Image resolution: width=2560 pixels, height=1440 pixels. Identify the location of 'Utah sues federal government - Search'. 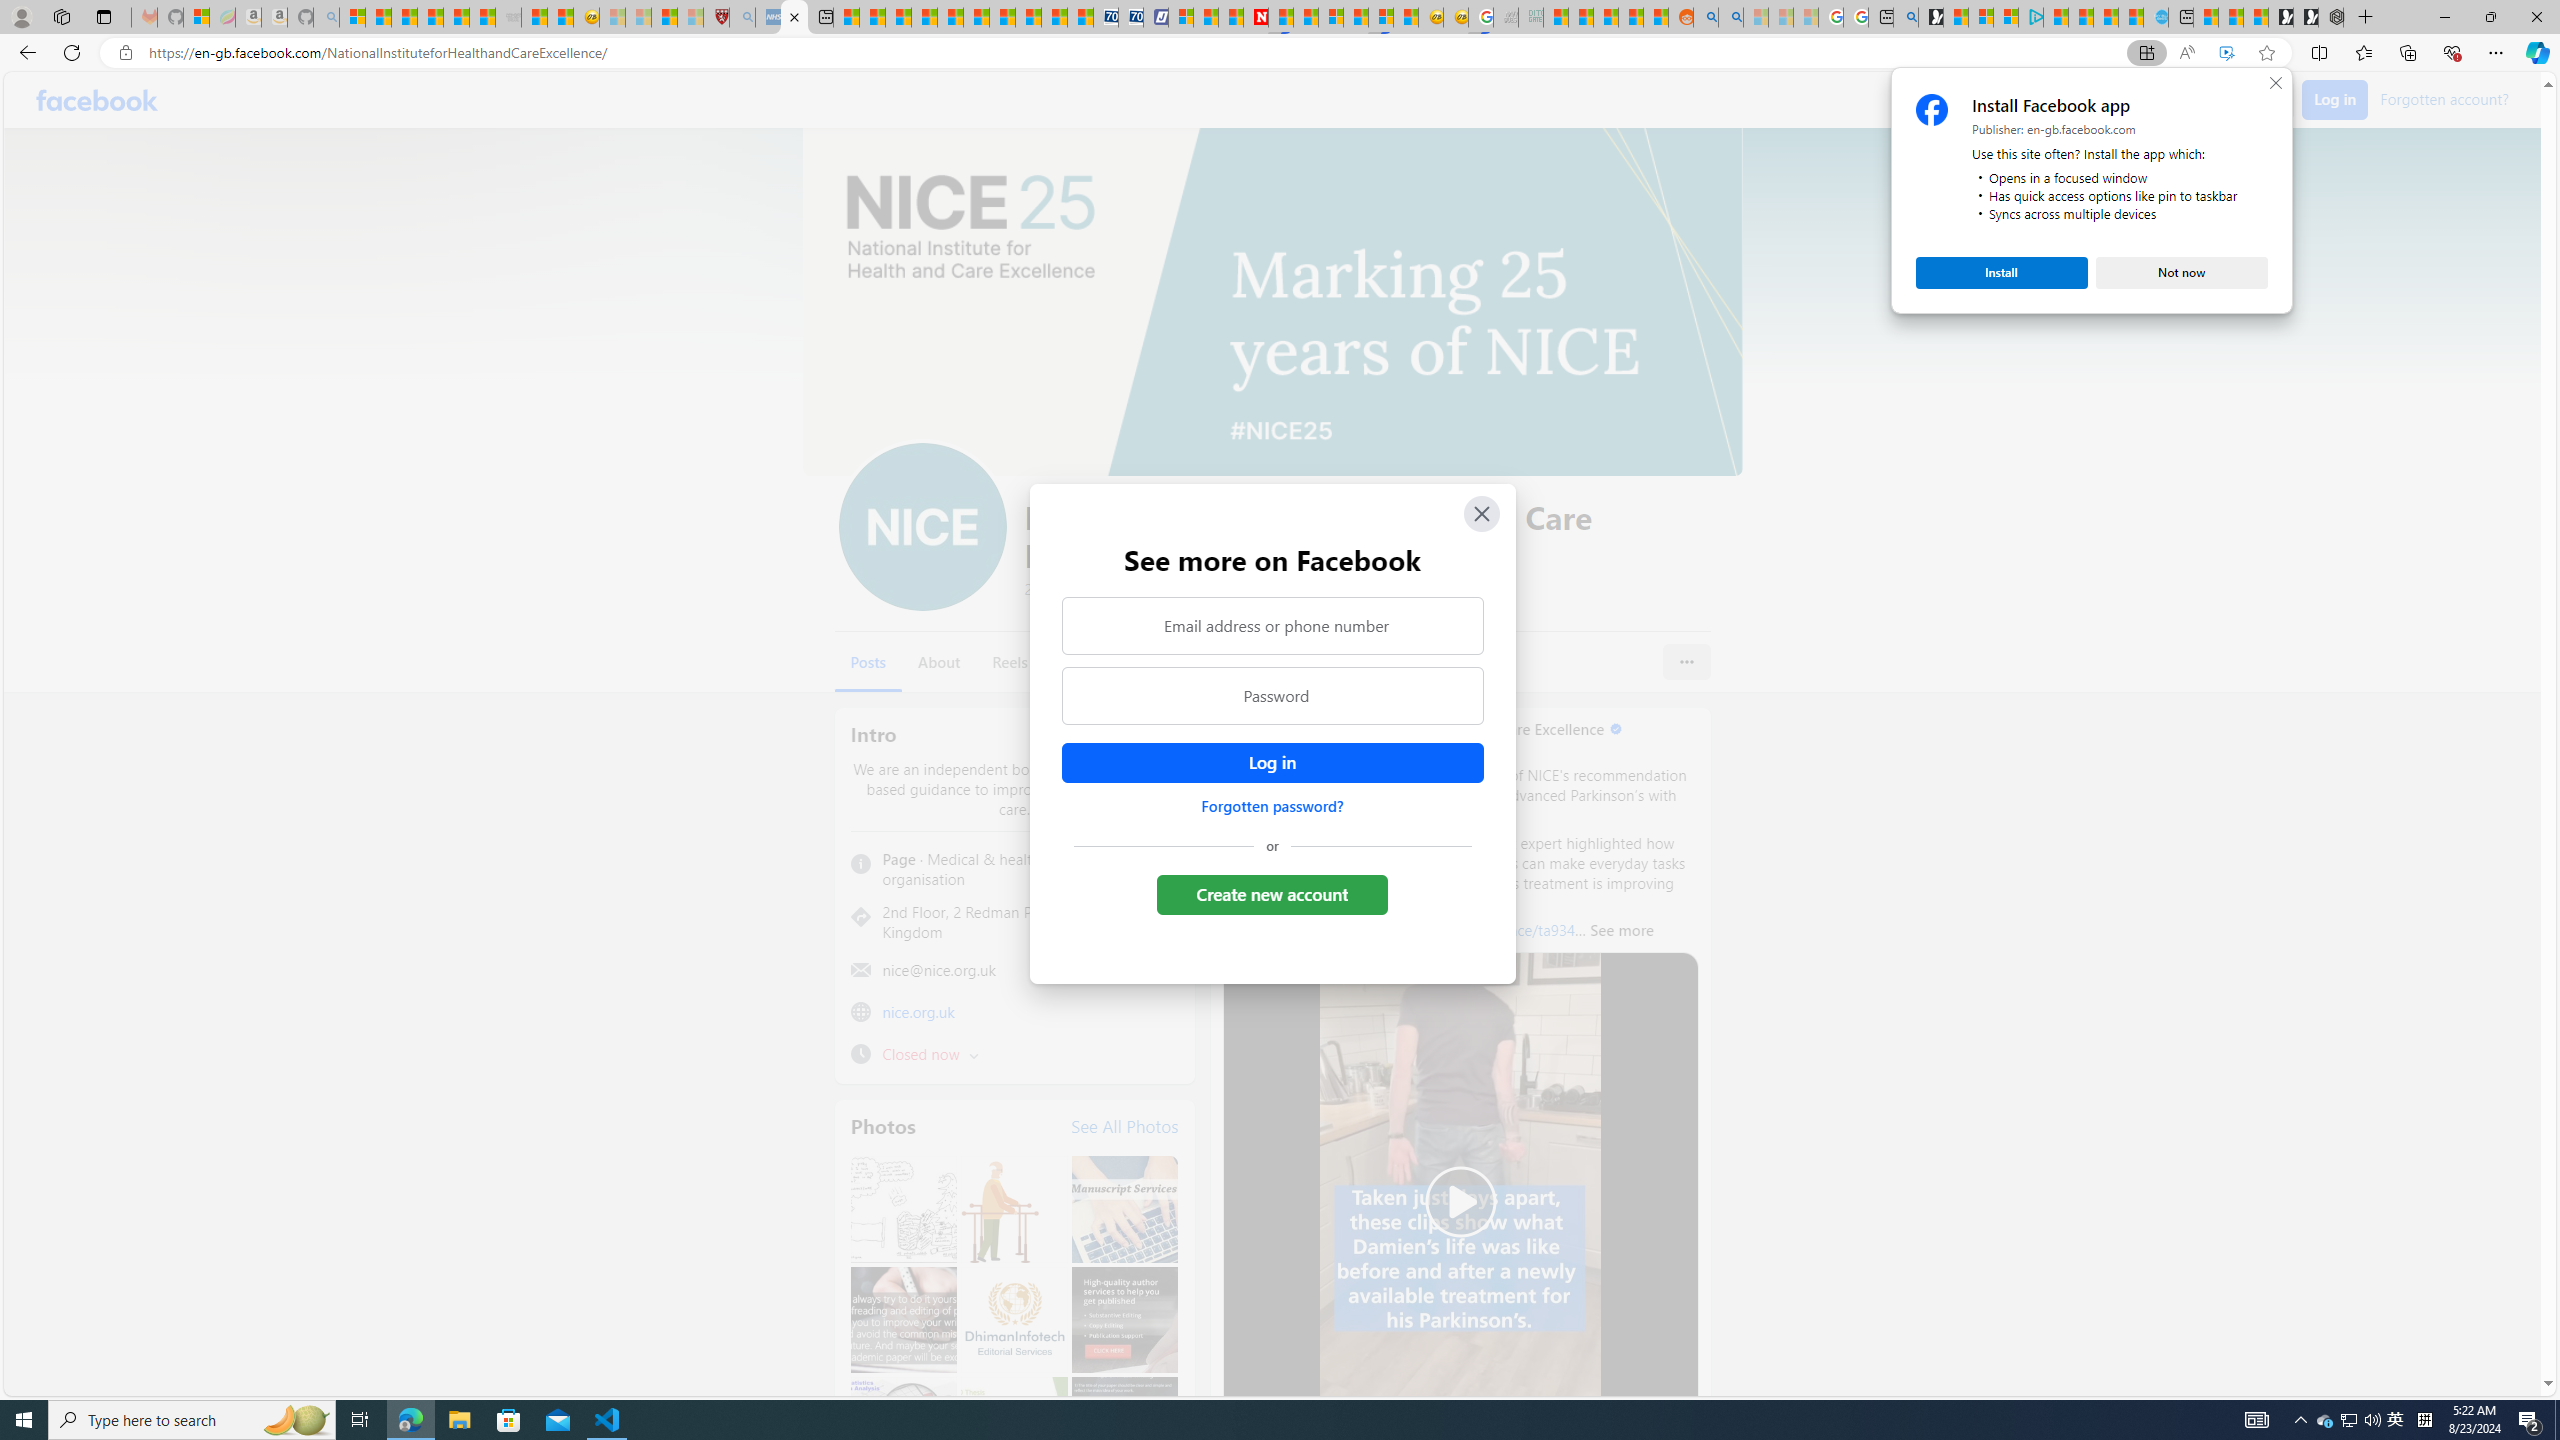
(1729, 16).